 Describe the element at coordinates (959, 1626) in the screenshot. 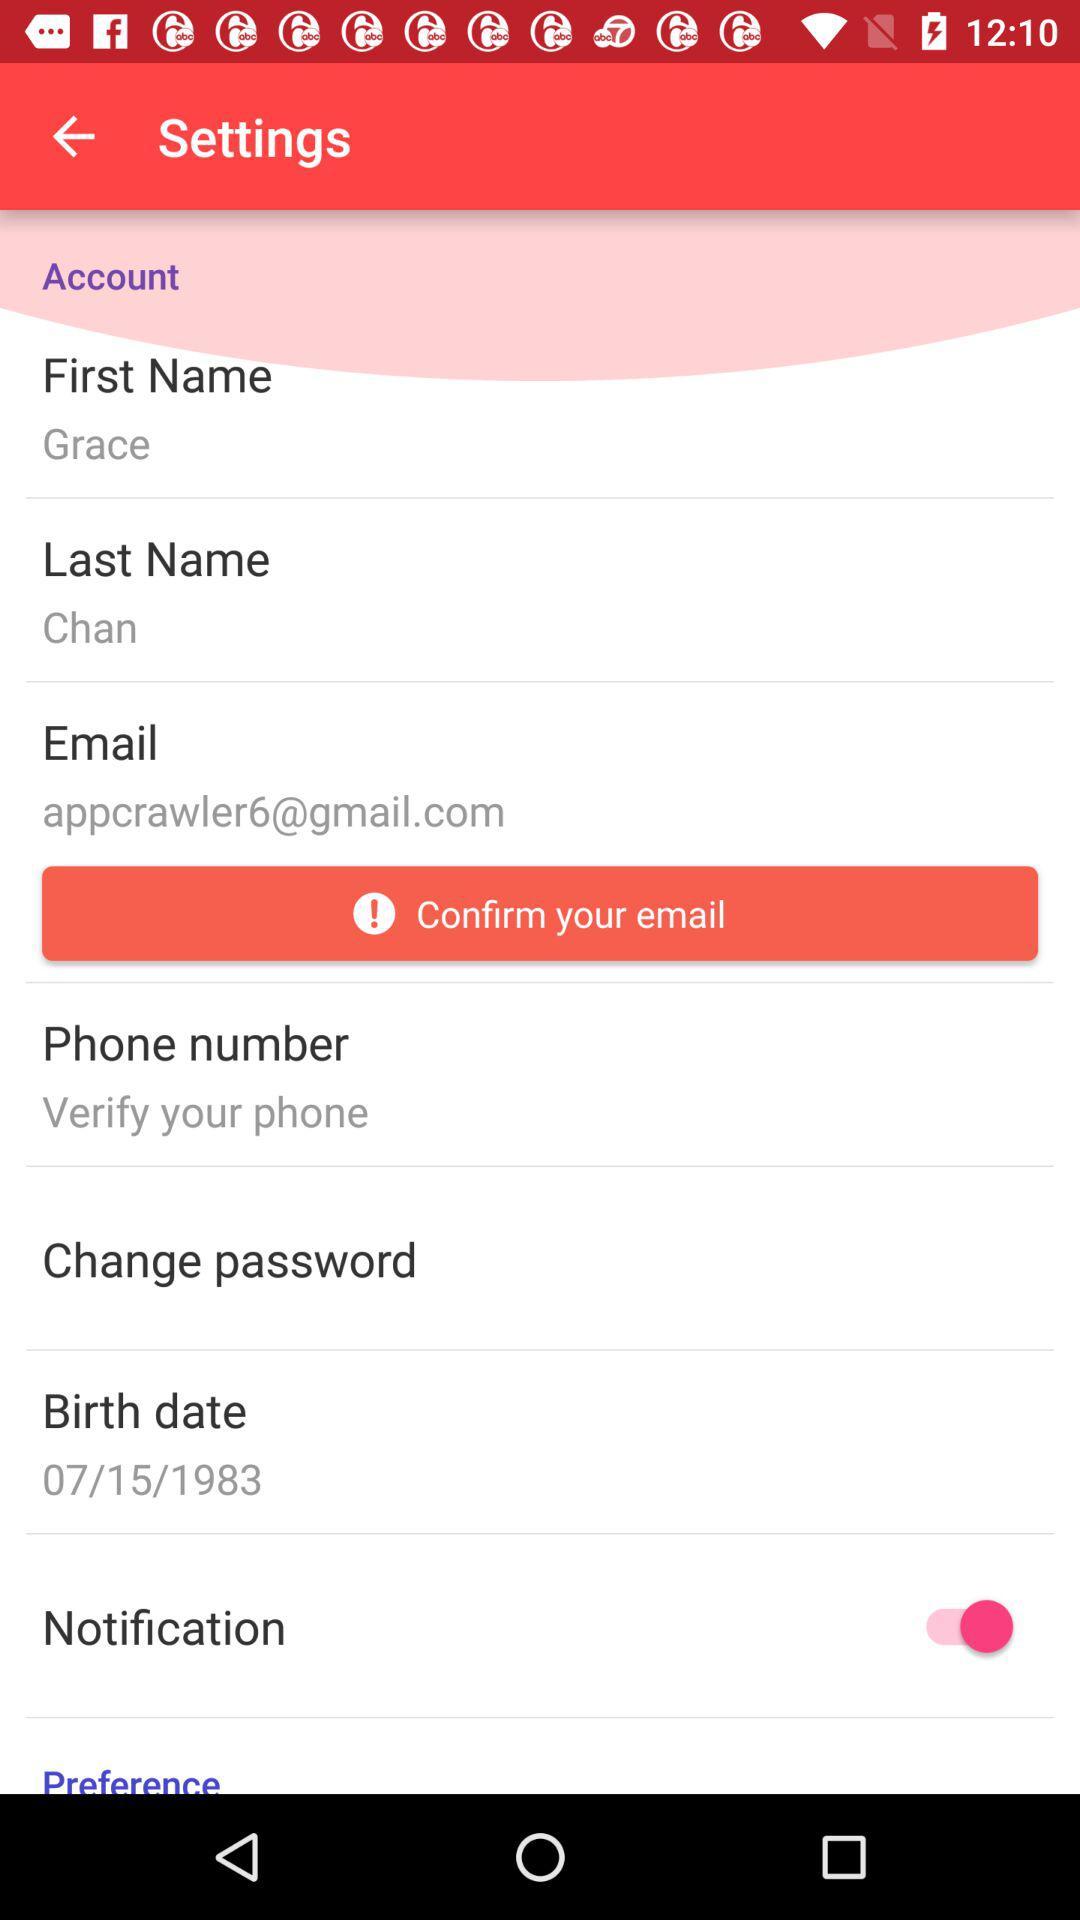

I see `notifications` at that location.